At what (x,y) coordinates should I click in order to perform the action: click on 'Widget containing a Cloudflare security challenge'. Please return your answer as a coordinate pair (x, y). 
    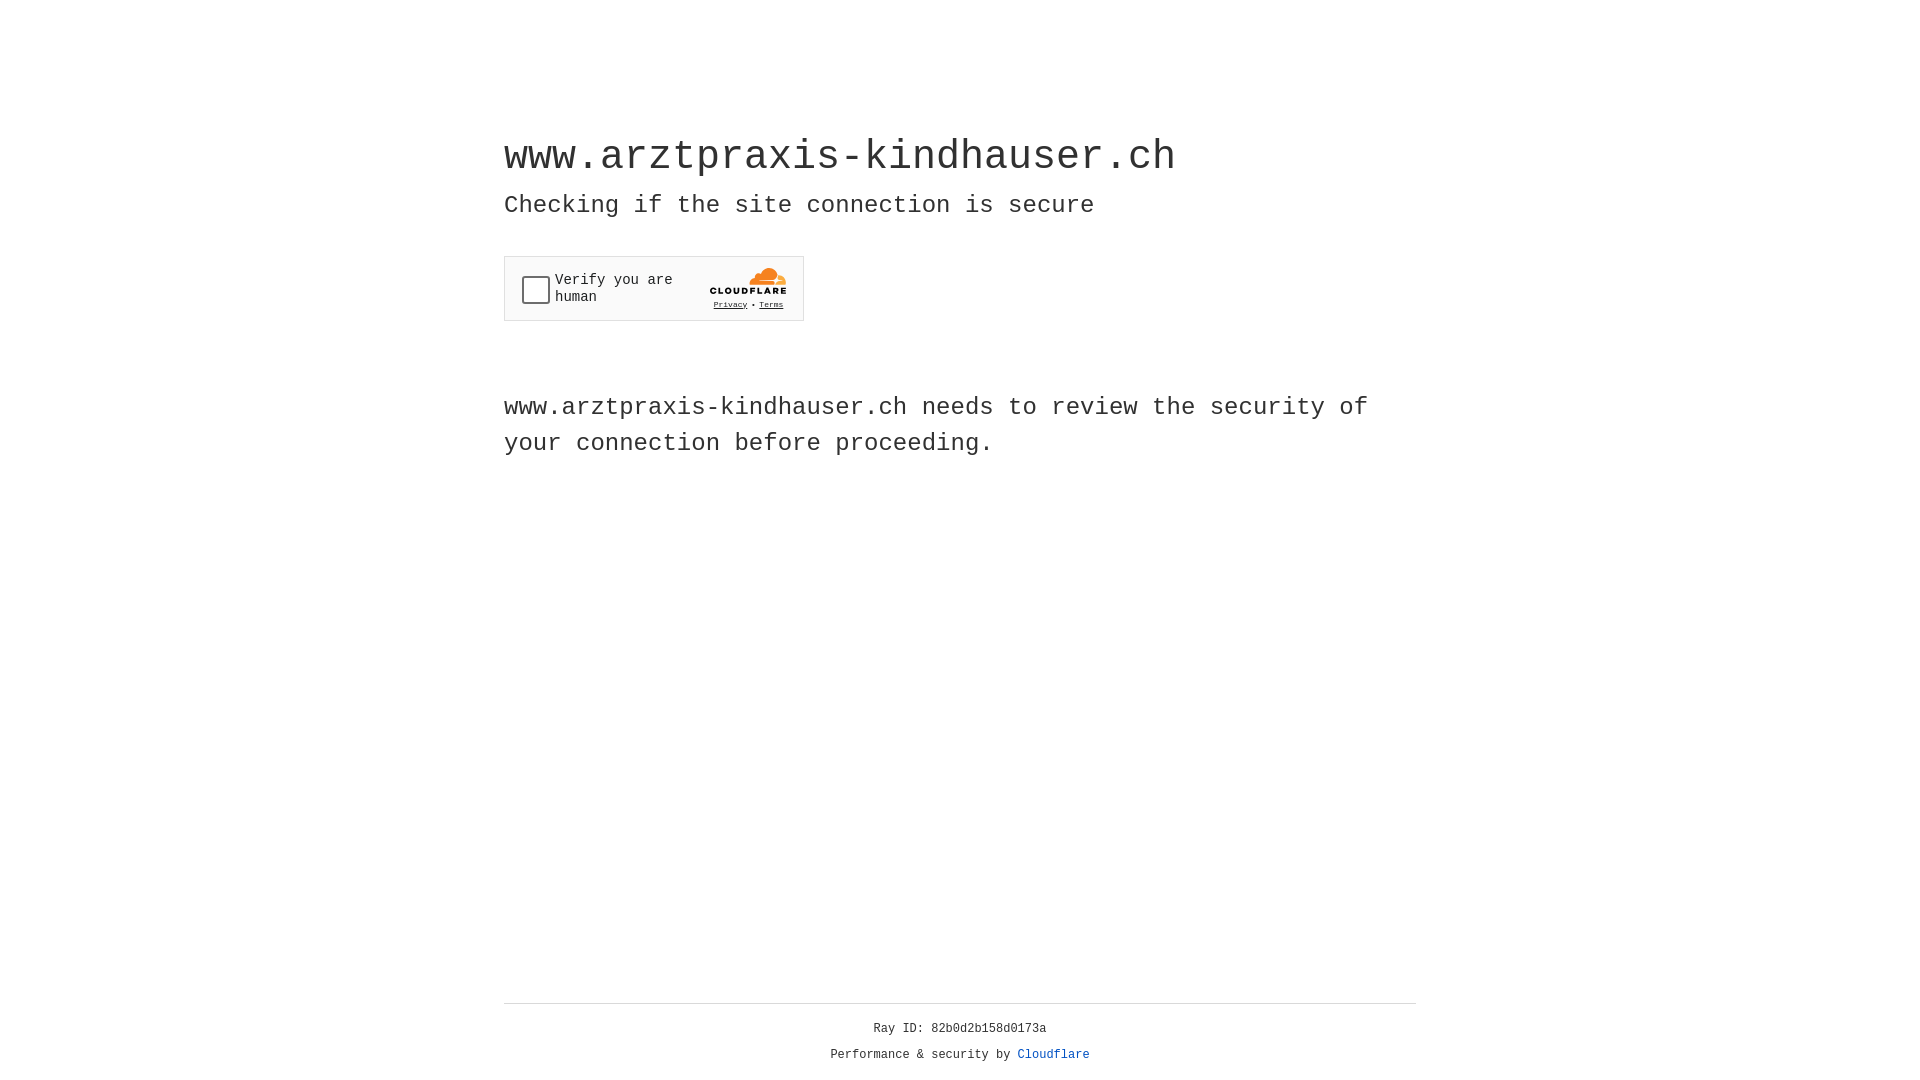
    Looking at the image, I should click on (653, 288).